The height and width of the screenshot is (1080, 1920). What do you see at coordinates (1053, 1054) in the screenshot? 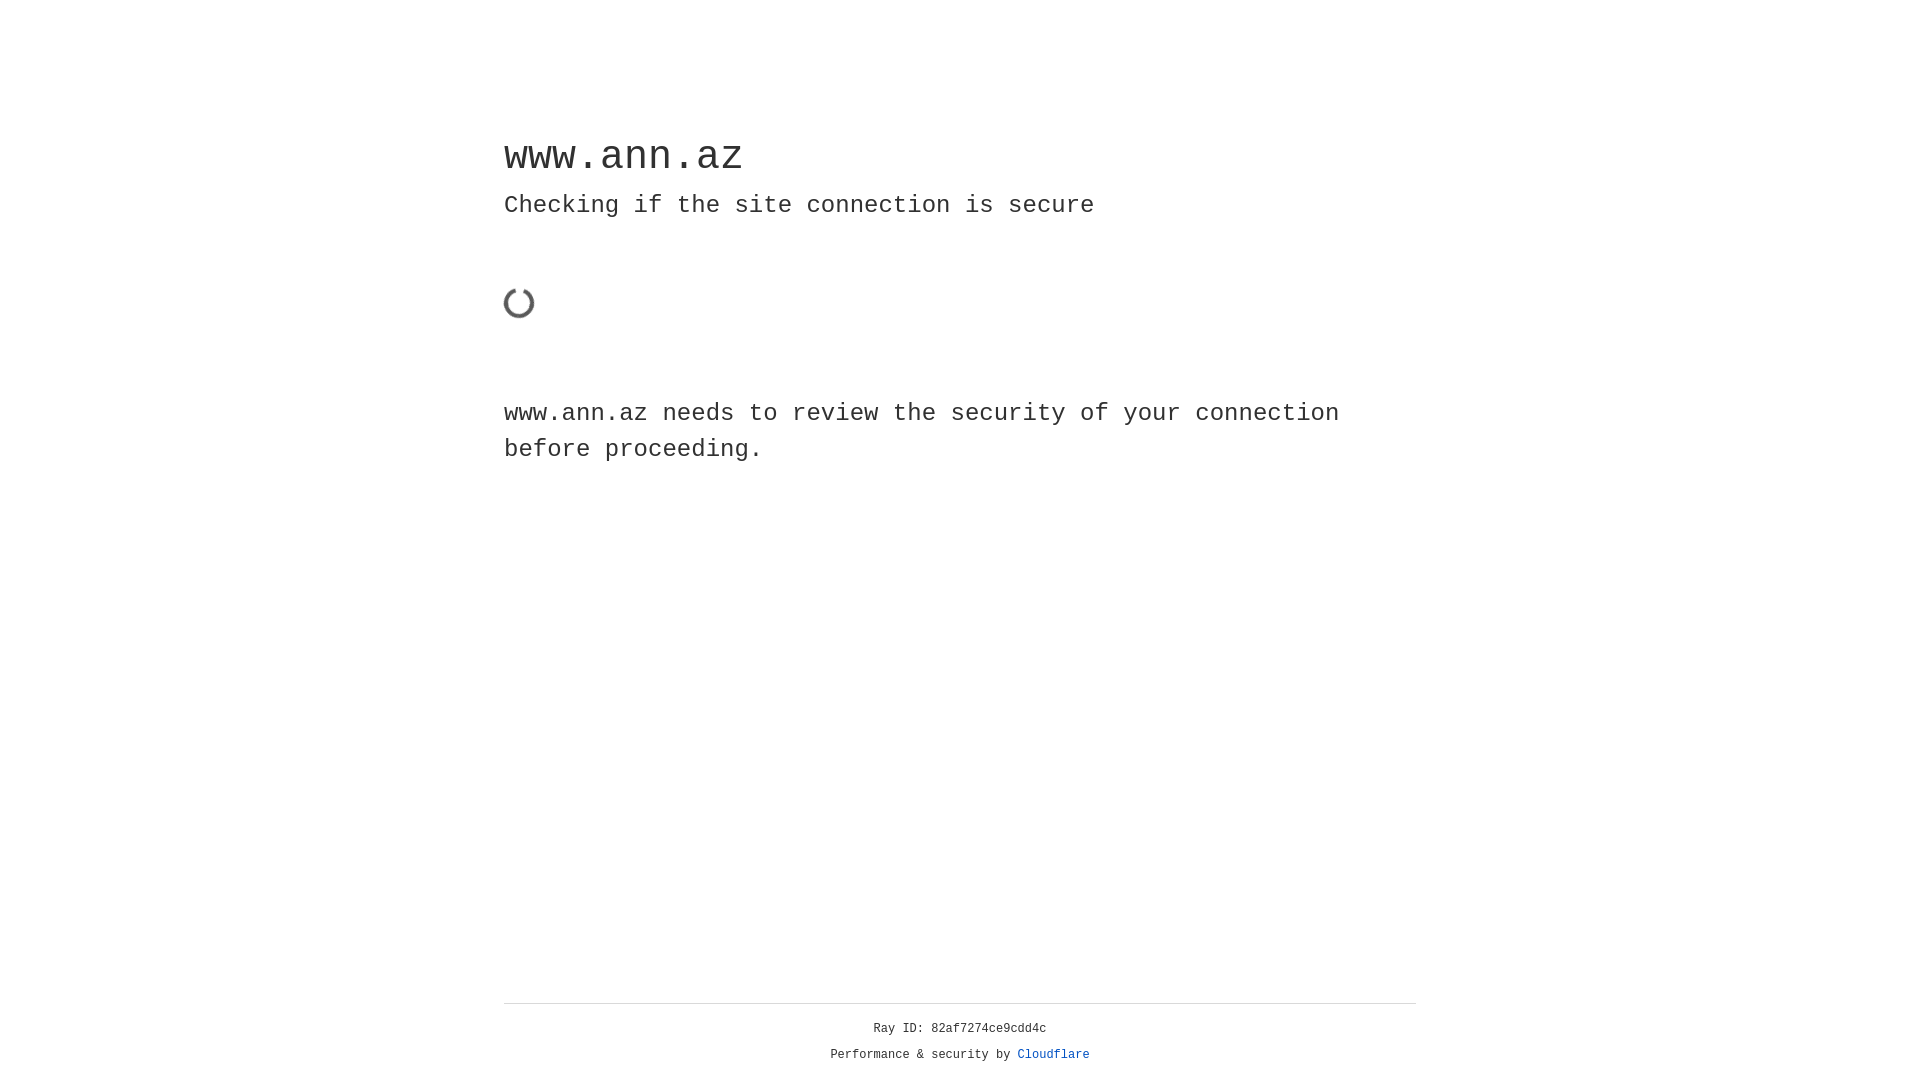
I see `'Cloudflare'` at bounding box center [1053, 1054].